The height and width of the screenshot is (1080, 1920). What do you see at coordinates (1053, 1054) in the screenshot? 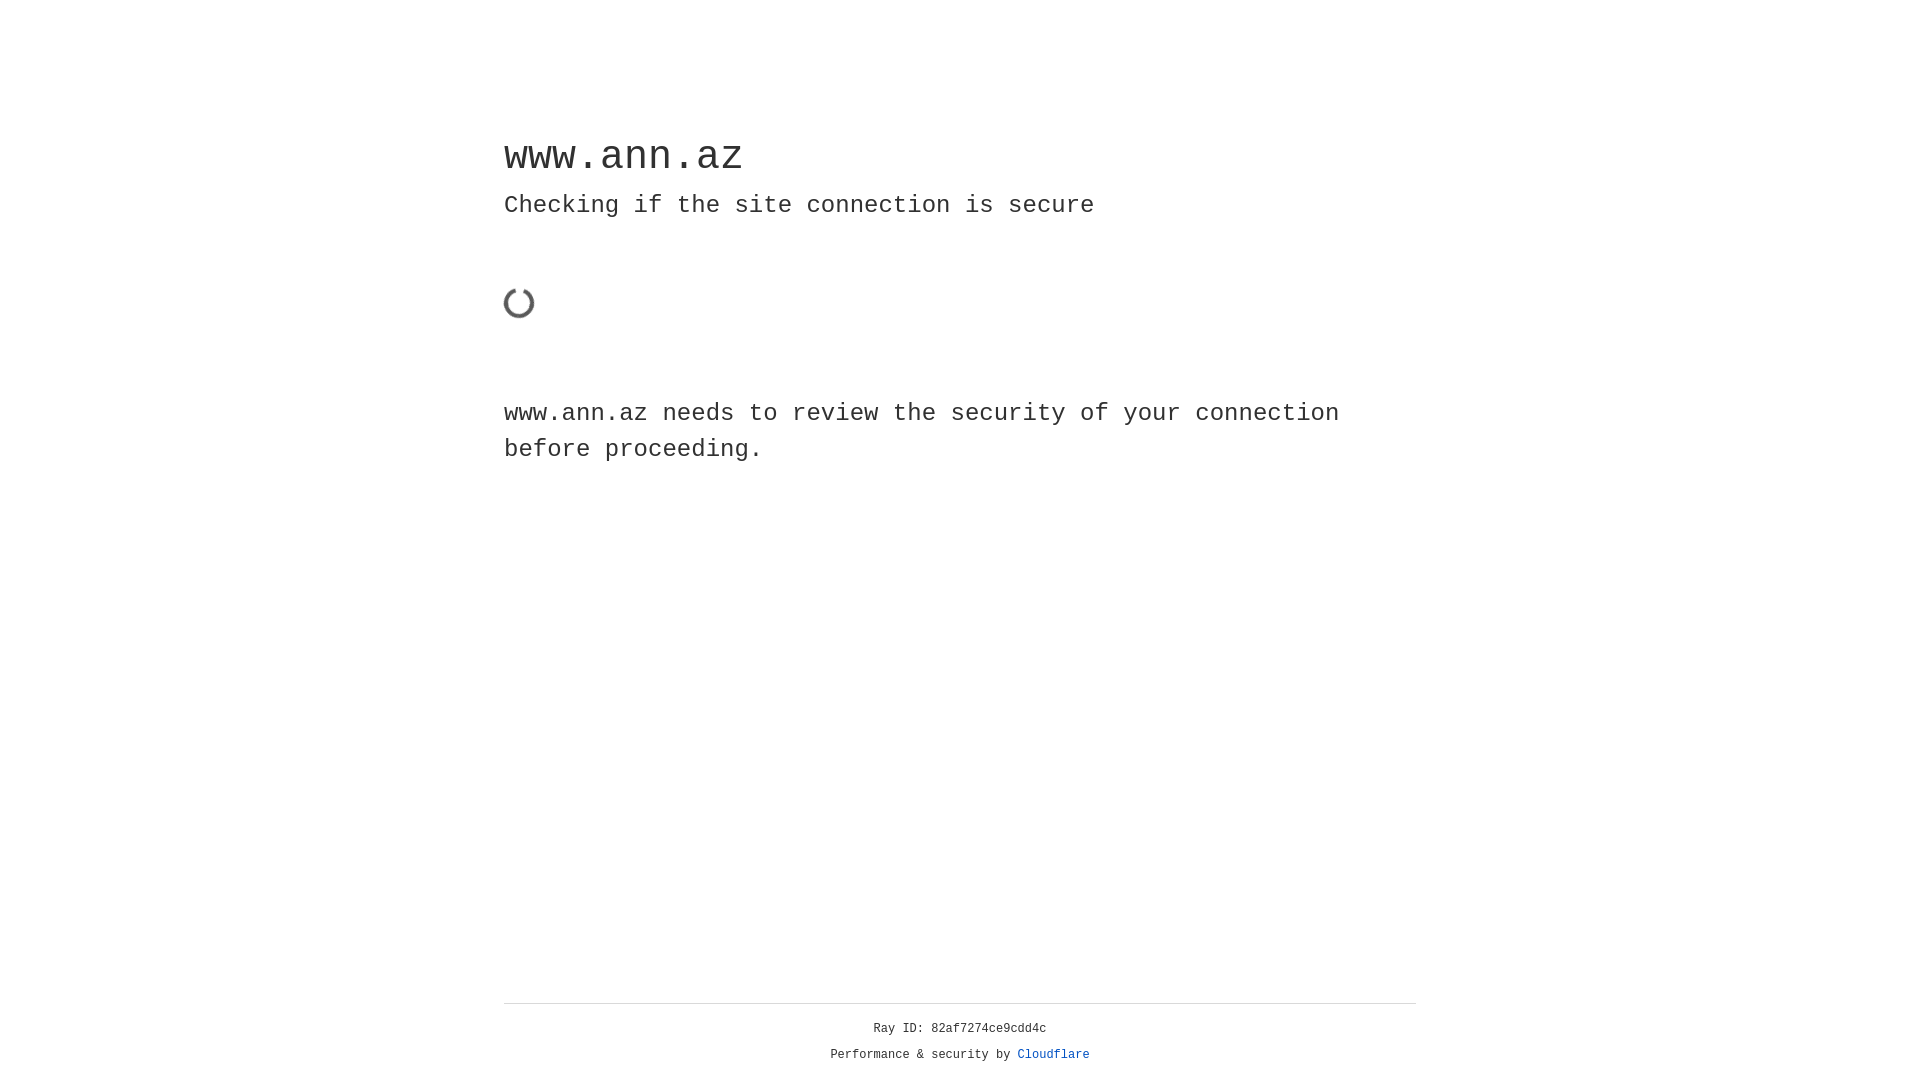
I see `'Cloudflare'` at bounding box center [1053, 1054].